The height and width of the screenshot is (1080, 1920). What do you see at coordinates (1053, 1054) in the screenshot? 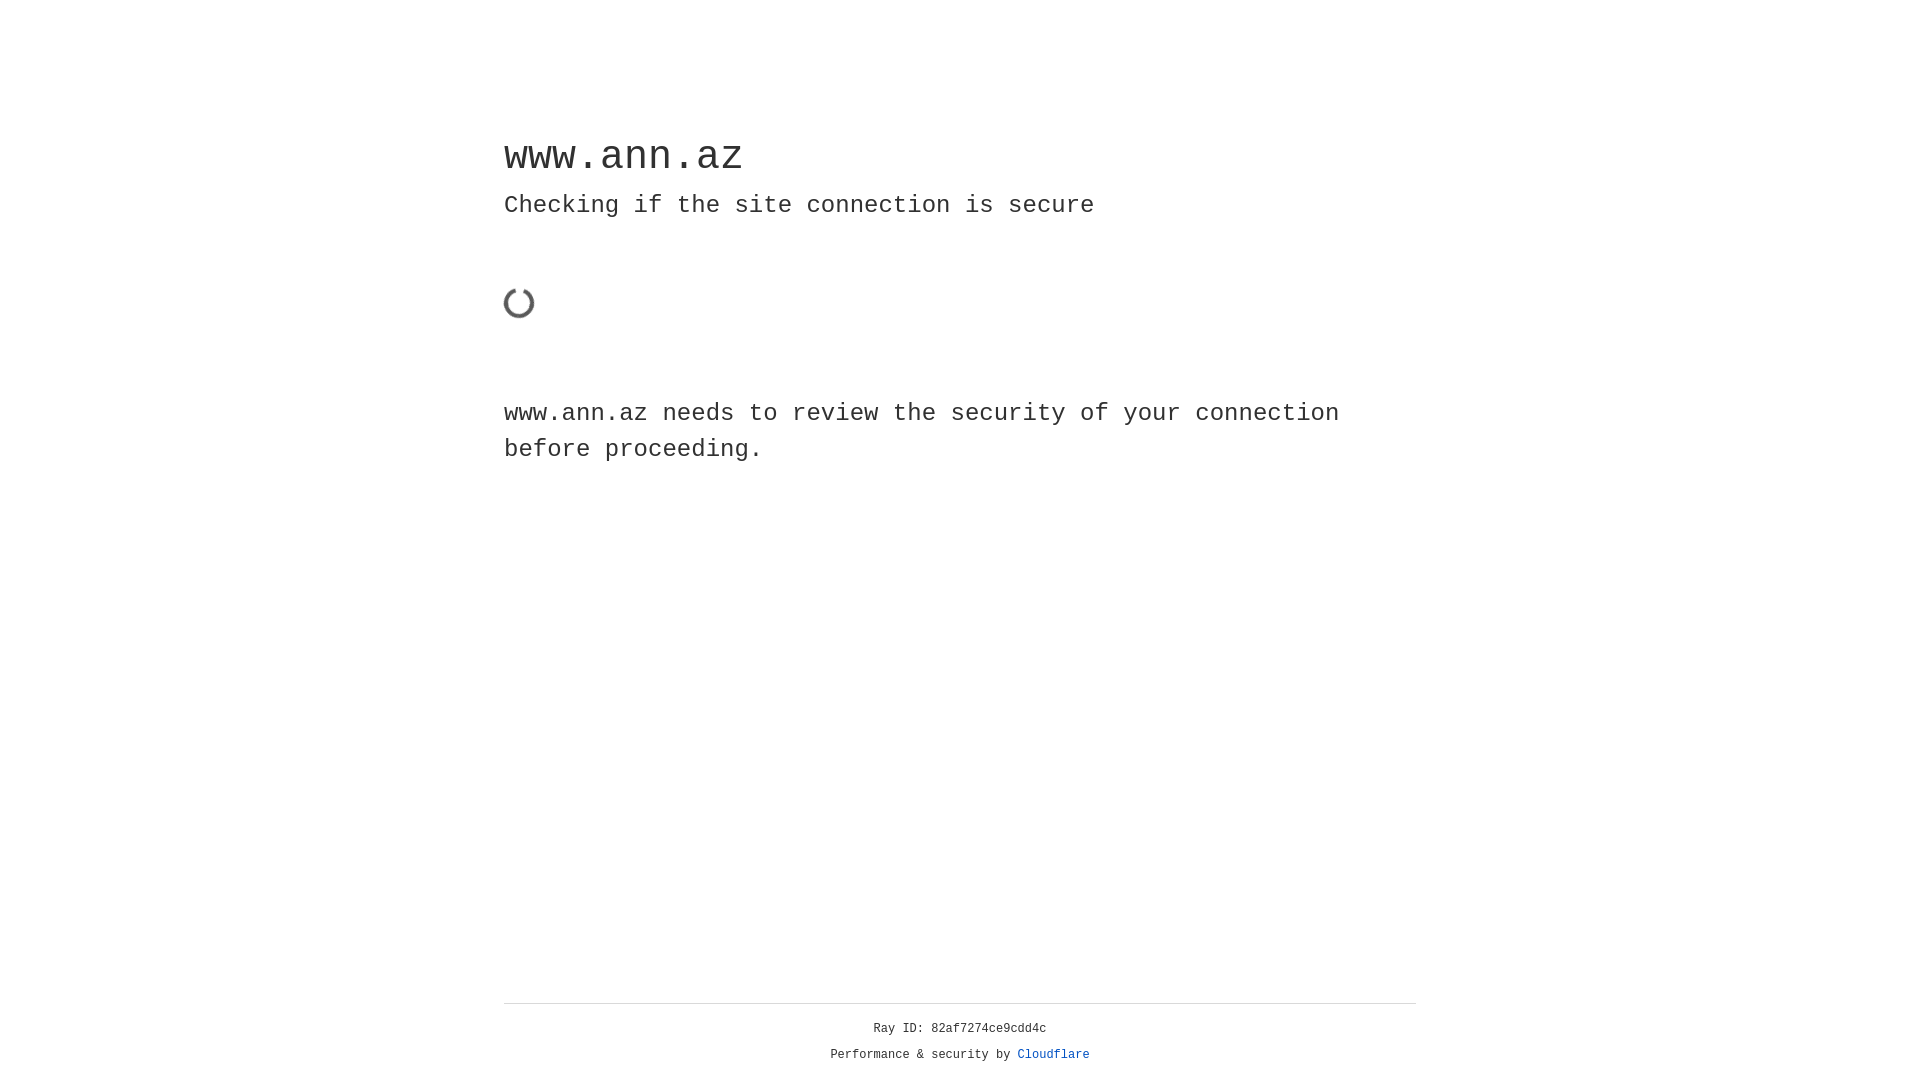
I see `'Cloudflare'` at bounding box center [1053, 1054].